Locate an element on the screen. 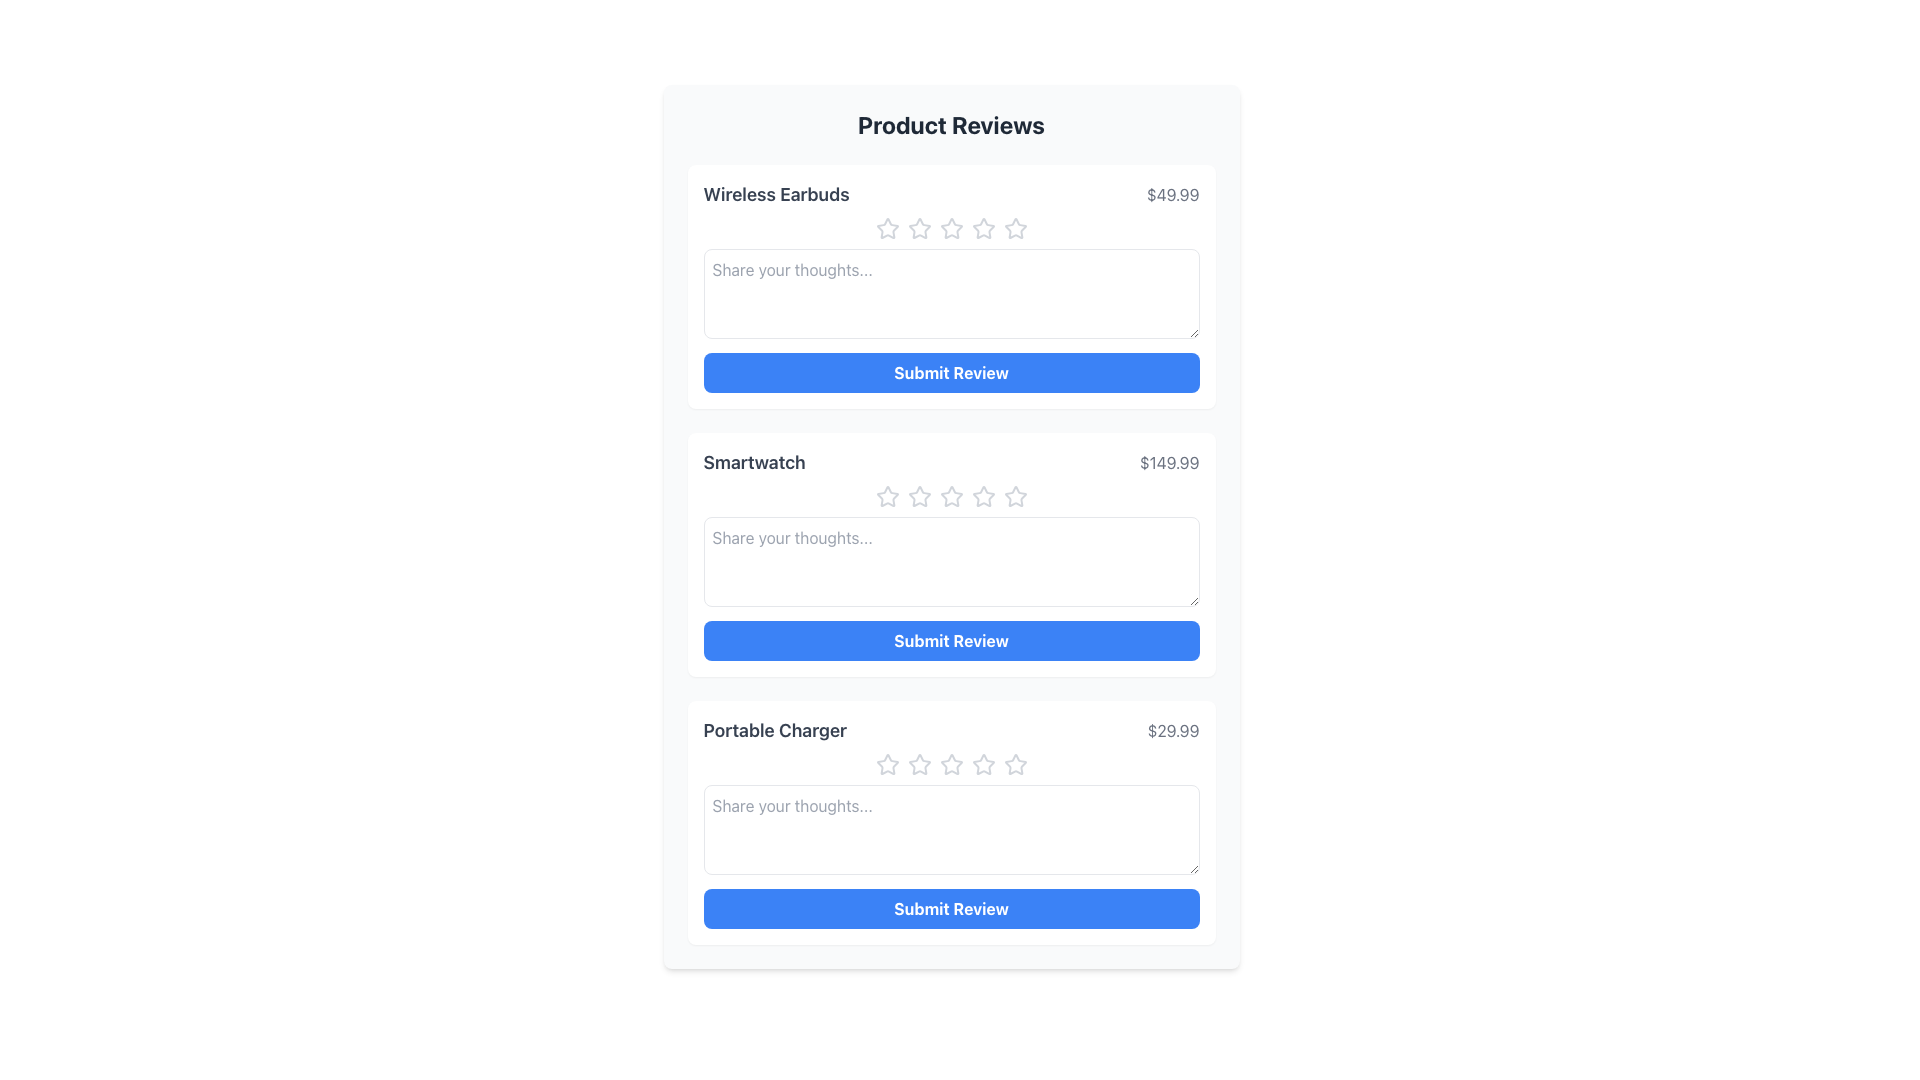 This screenshot has height=1080, width=1920. one of the star icons in the Rating Widget located in the Product Reviews section of the Wireless Earbuds card is located at coordinates (950, 227).